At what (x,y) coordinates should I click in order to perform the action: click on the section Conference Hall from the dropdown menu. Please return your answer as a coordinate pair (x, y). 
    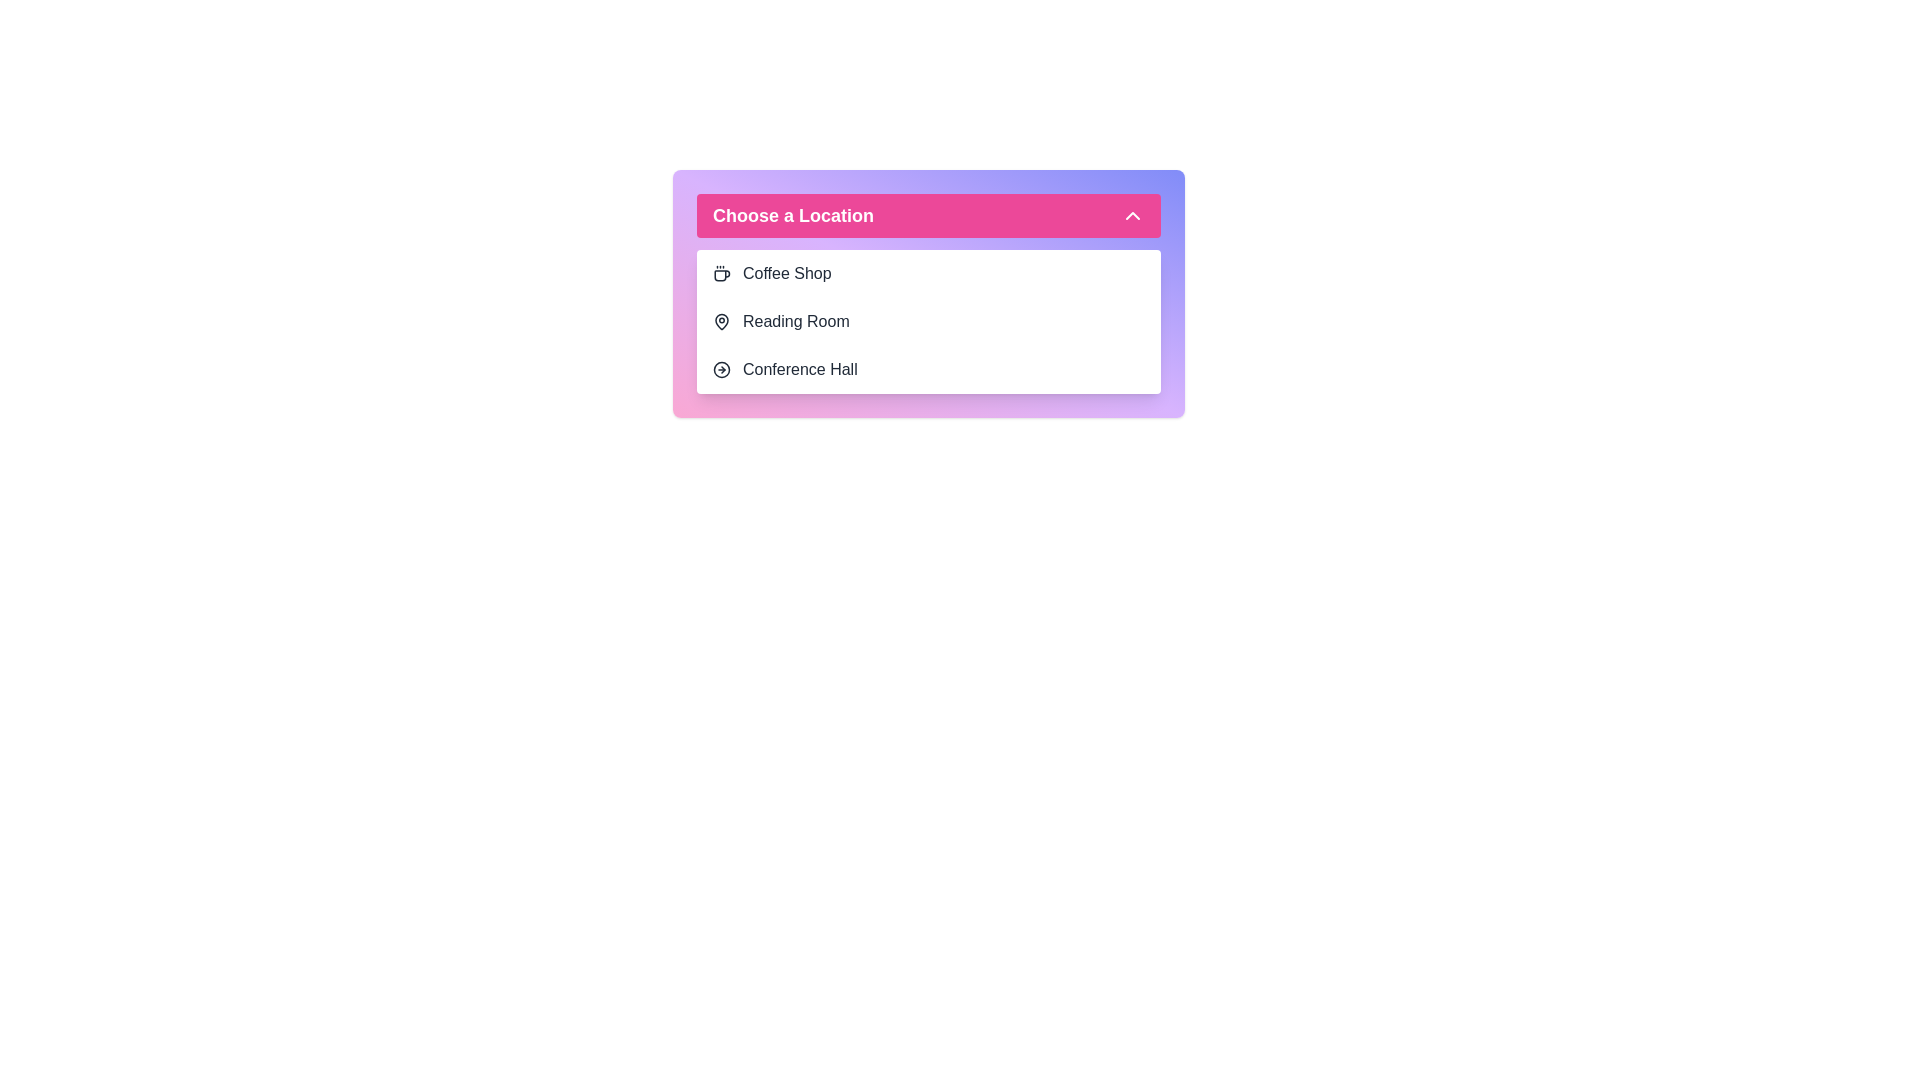
    Looking at the image, I should click on (928, 370).